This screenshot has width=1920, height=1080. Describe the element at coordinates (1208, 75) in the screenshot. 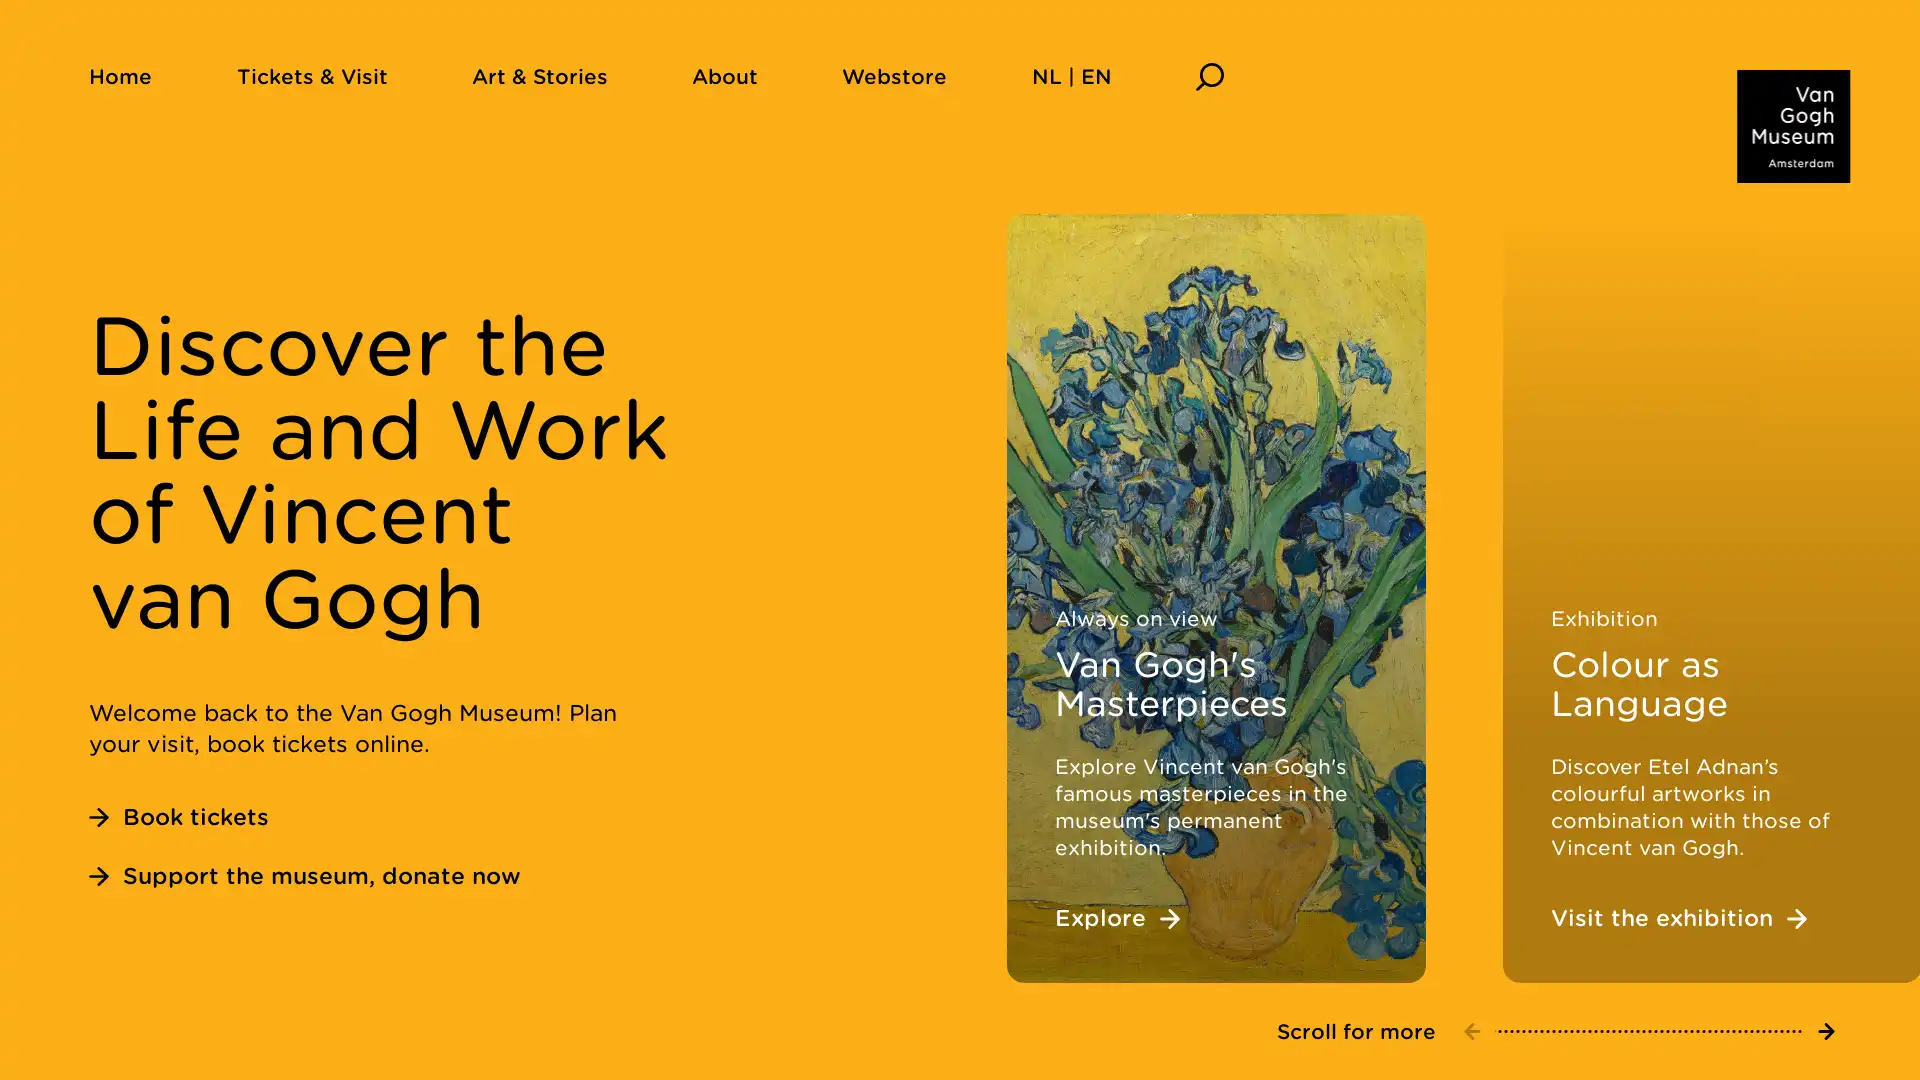

I see `Search` at that location.